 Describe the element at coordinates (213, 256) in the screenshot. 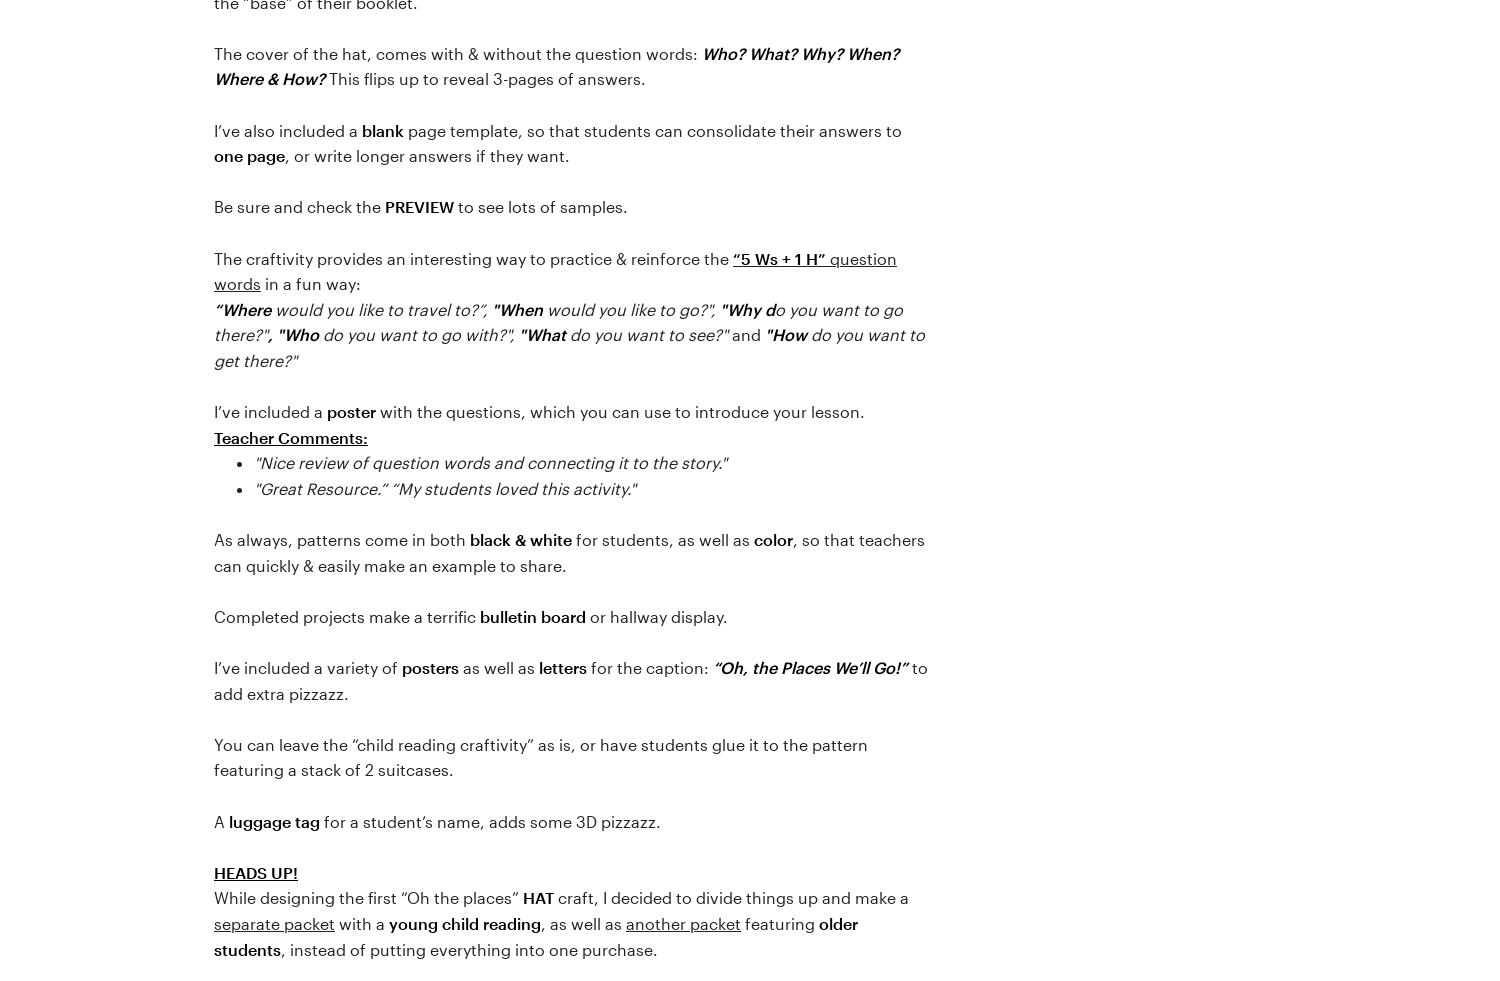

I see `'The craftivity provides an interesting way to practice & reinforce the'` at that location.